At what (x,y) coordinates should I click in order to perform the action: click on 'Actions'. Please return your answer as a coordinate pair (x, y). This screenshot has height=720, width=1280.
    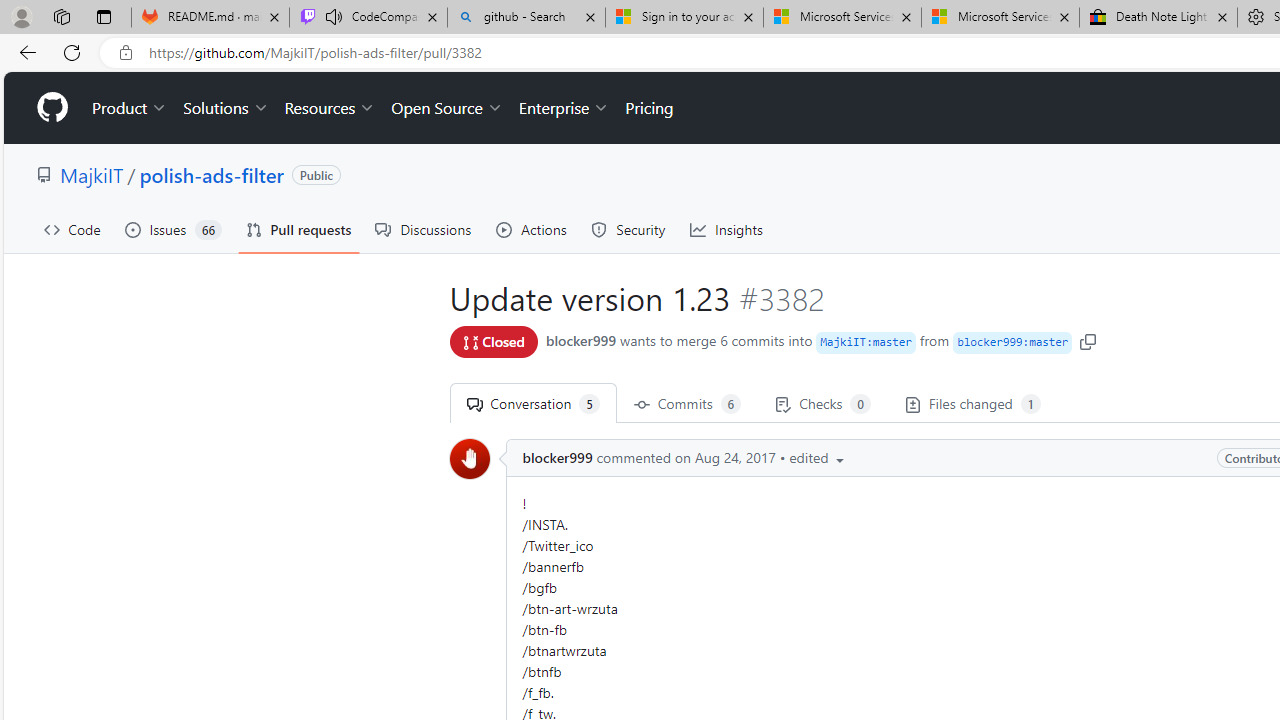
    Looking at the image, I should click on (531, 229).